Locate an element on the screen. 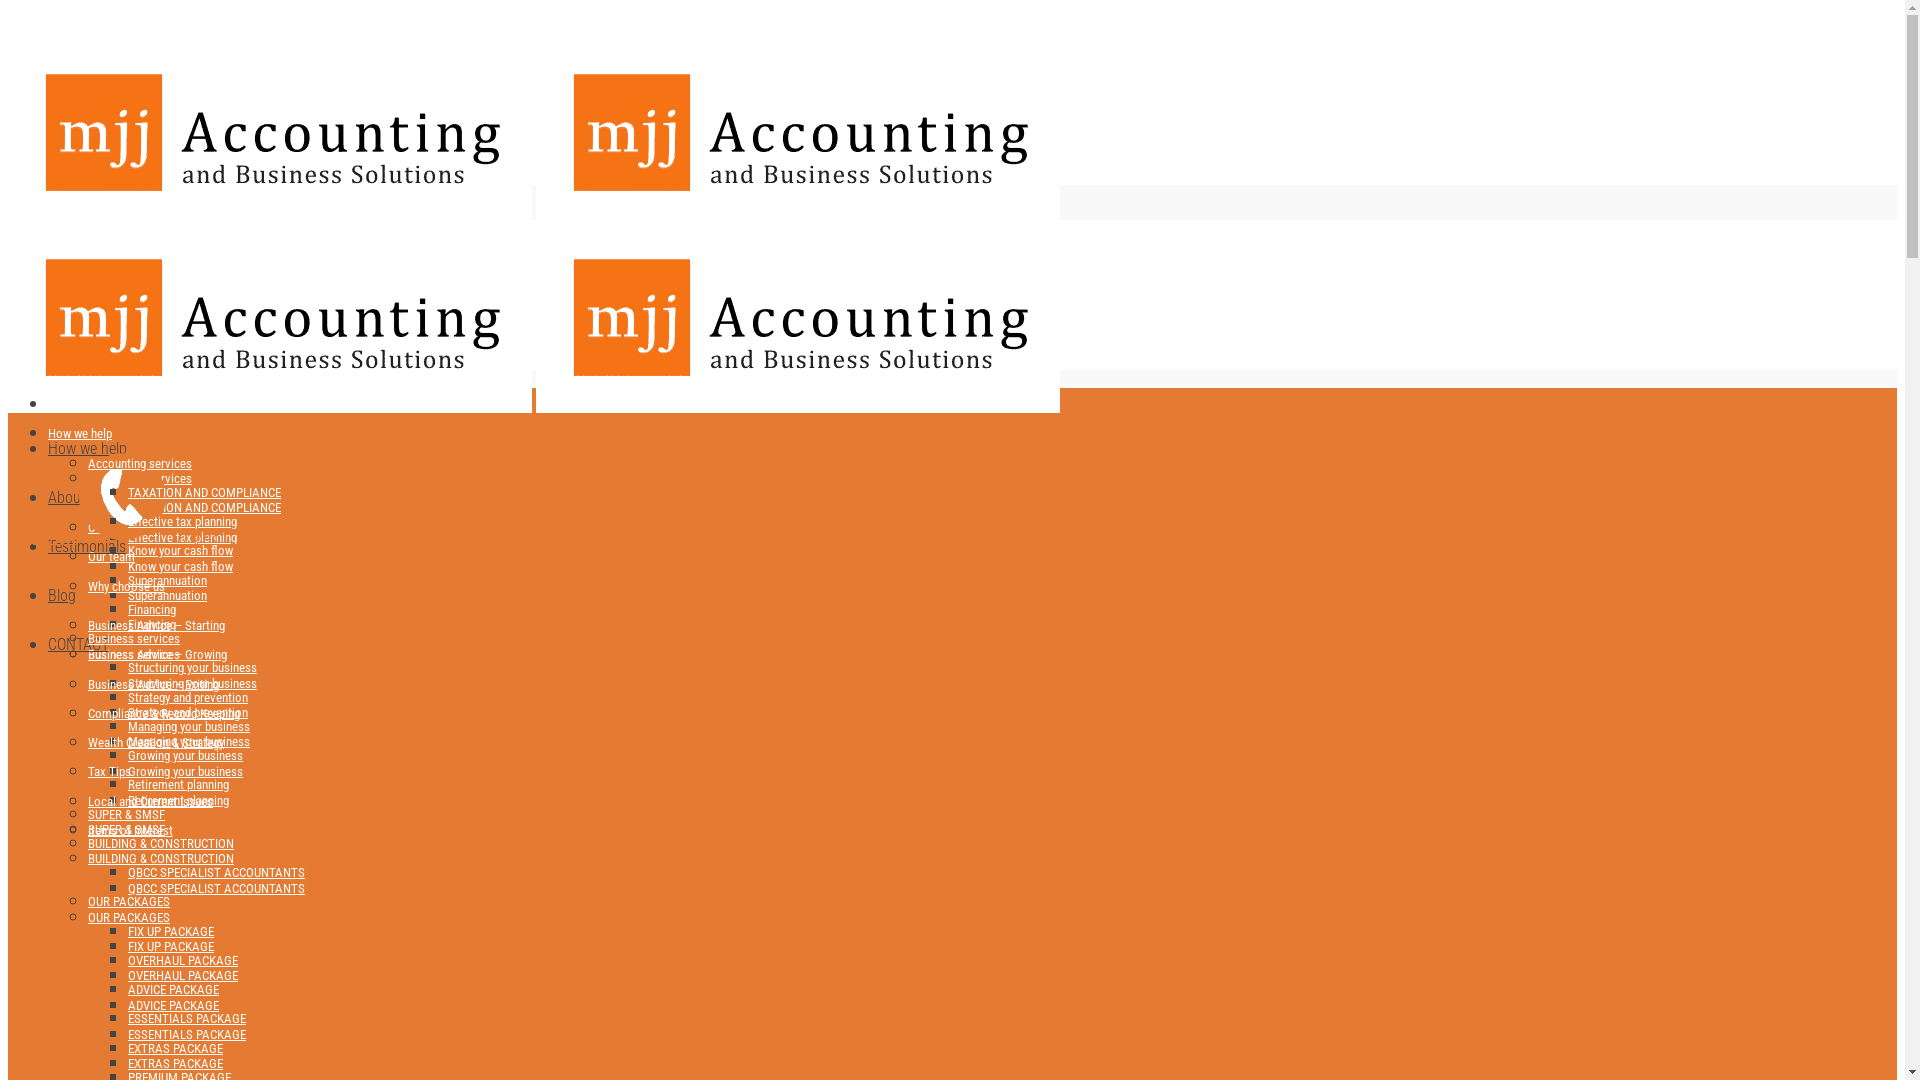 Image resolution: width=1920 pixels, height=1080 pixels. 'FIX UP PACKAGE' is located at coordinates (171, 945).